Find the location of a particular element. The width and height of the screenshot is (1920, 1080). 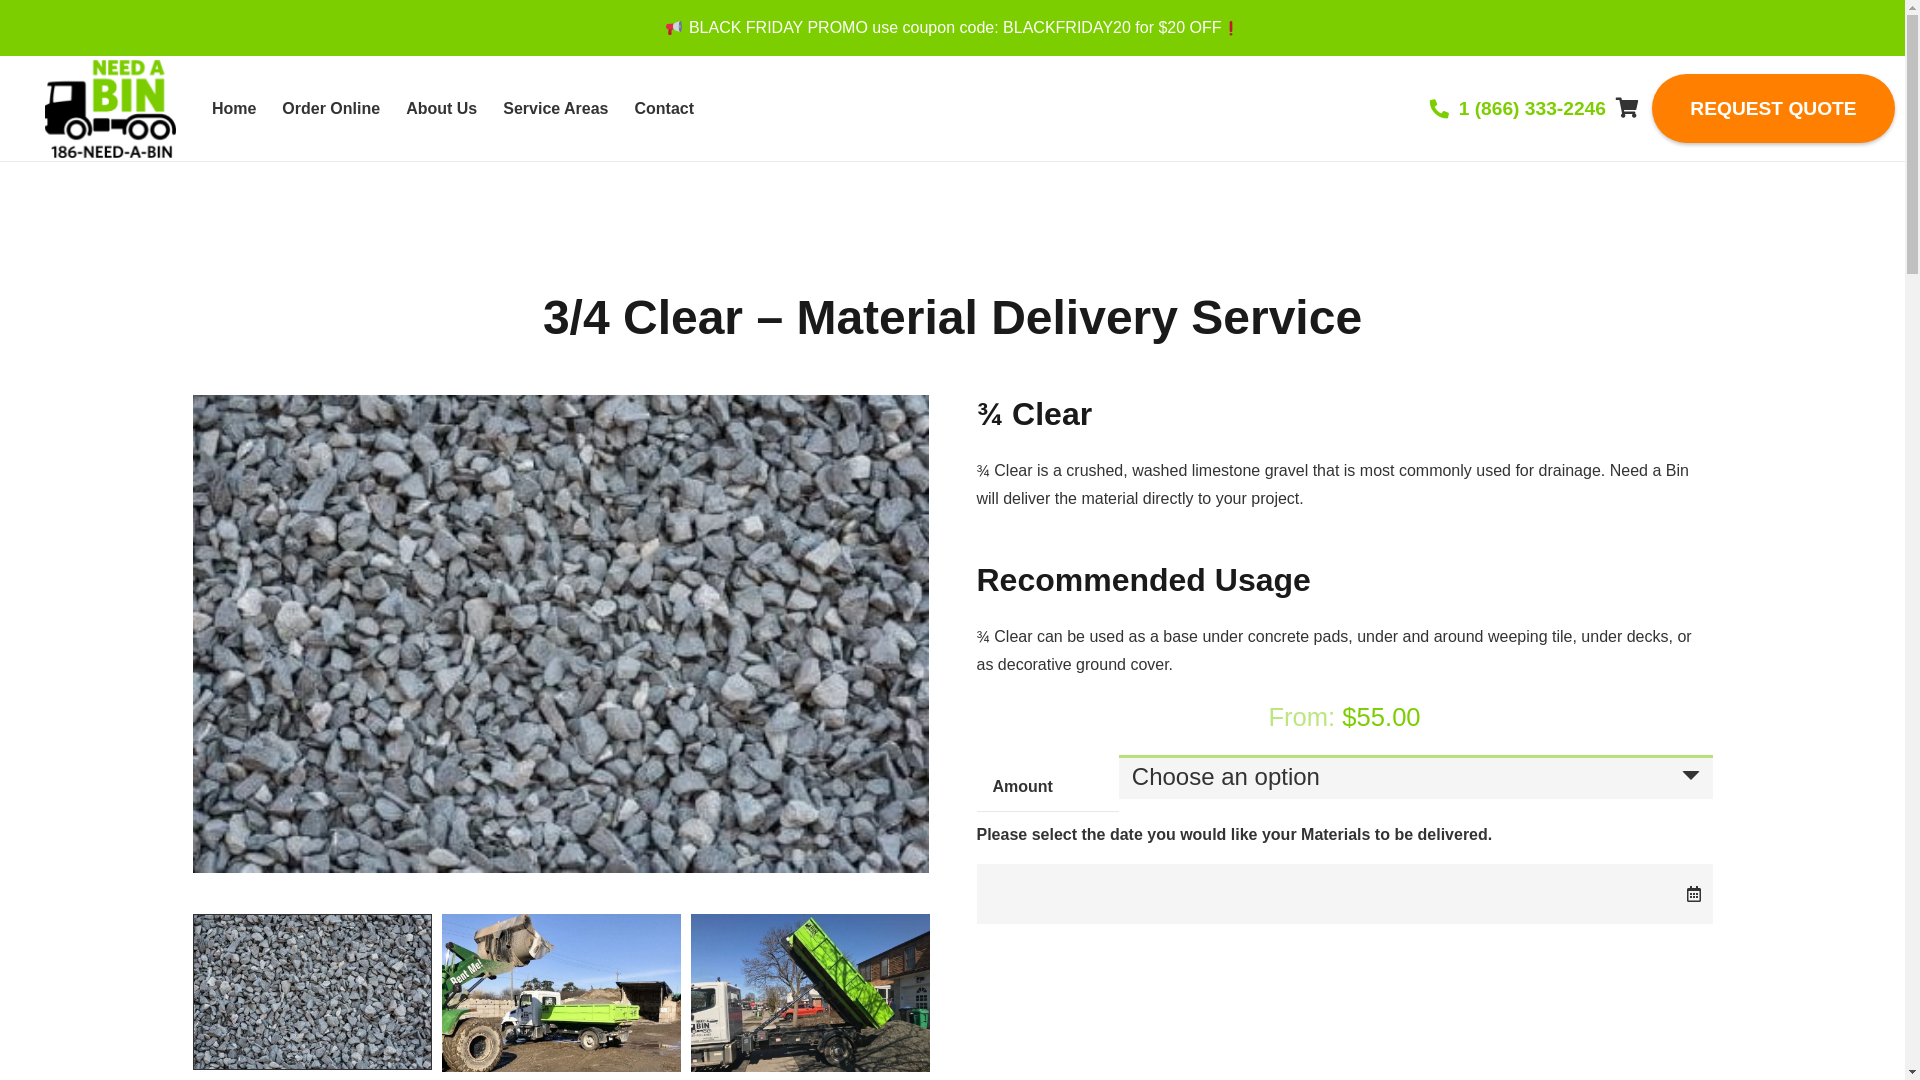

'1 (866) 333-2246' is located at coordinates (1517, 108).